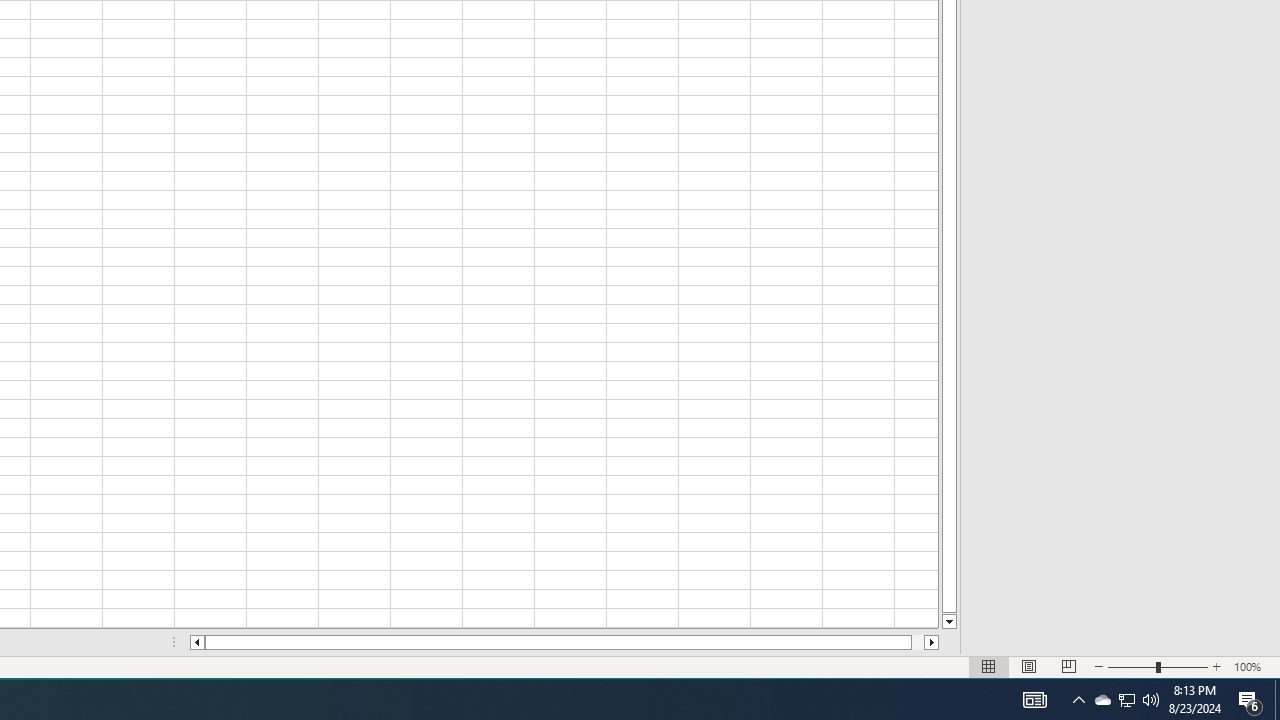 The height and width of the screenshot is (720, 1280). I want to click on 'Action Center, 6 new notifications', so click(1250, 698).